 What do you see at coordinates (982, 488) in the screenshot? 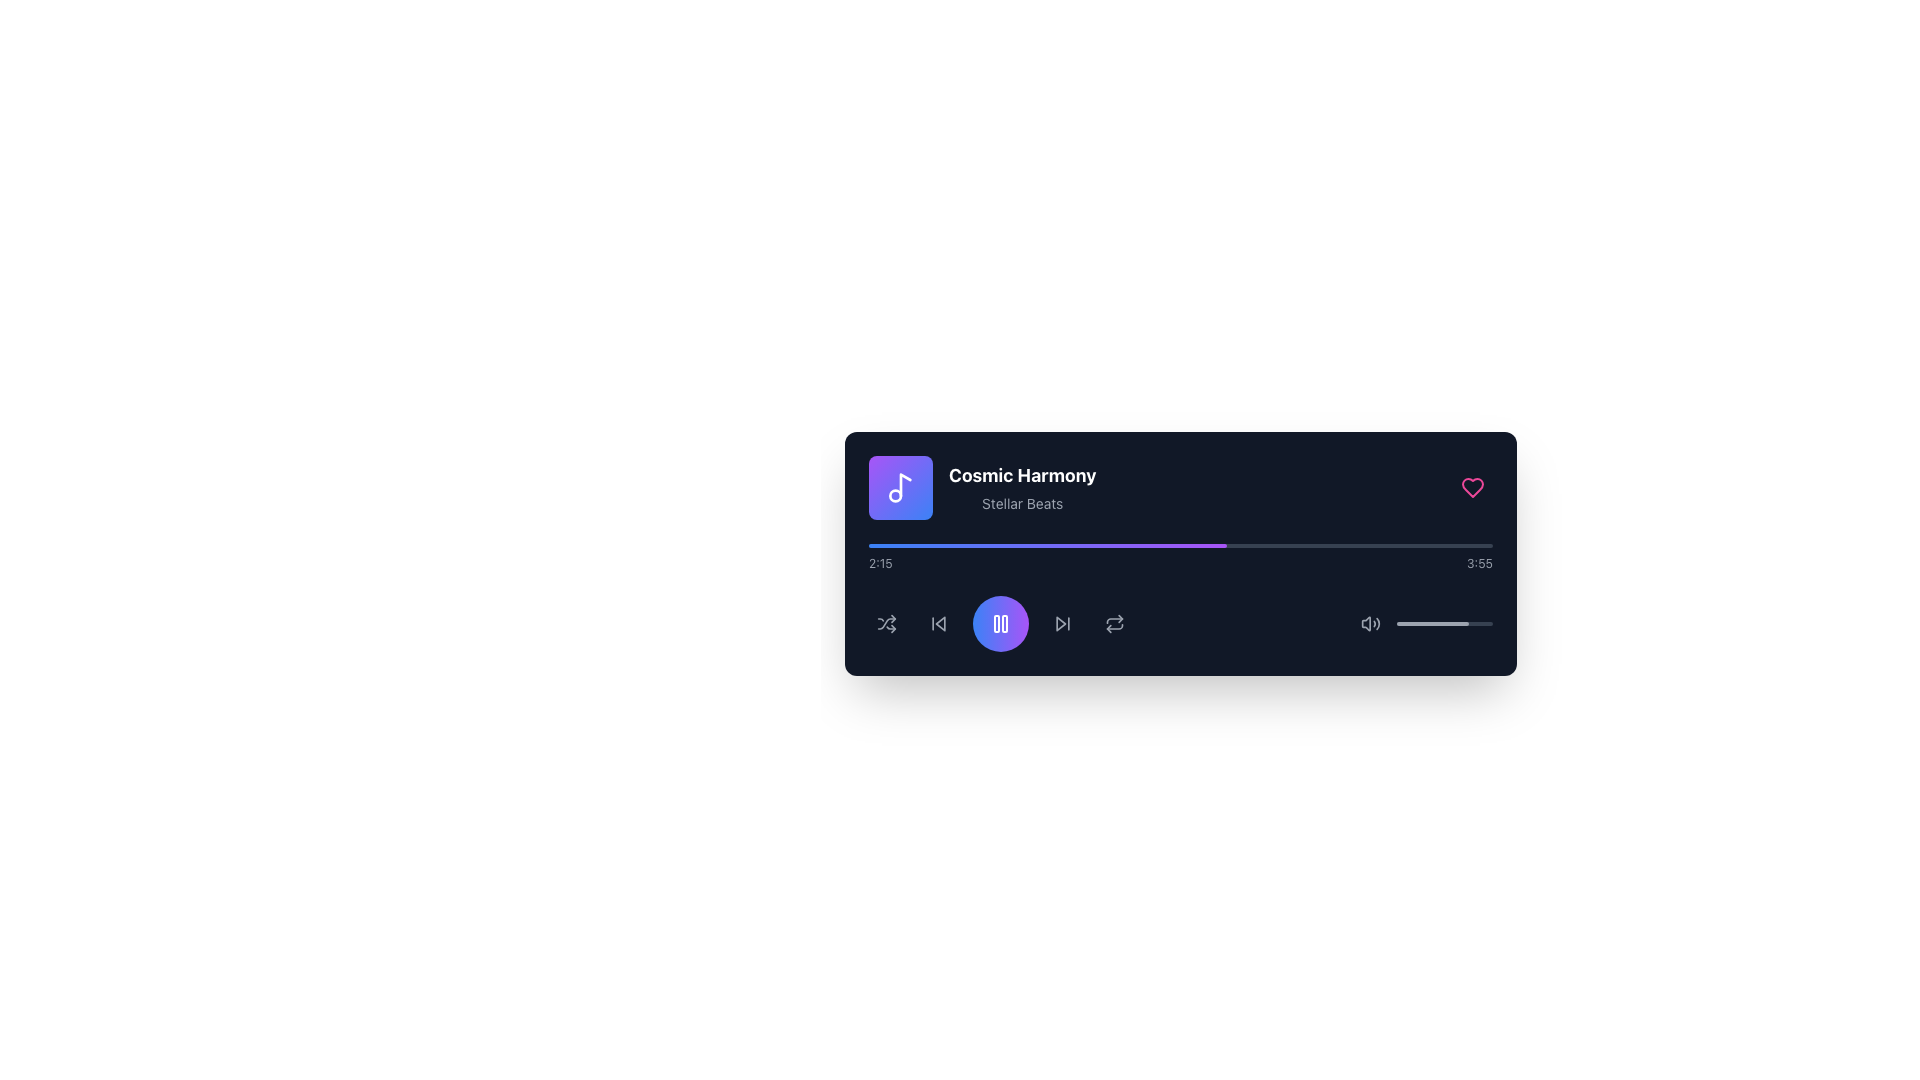
I see `the text block that displays information about the currently playing music track, located in the upper-left corner of the media player interface, adjacent` at bounding box center [982, 488].